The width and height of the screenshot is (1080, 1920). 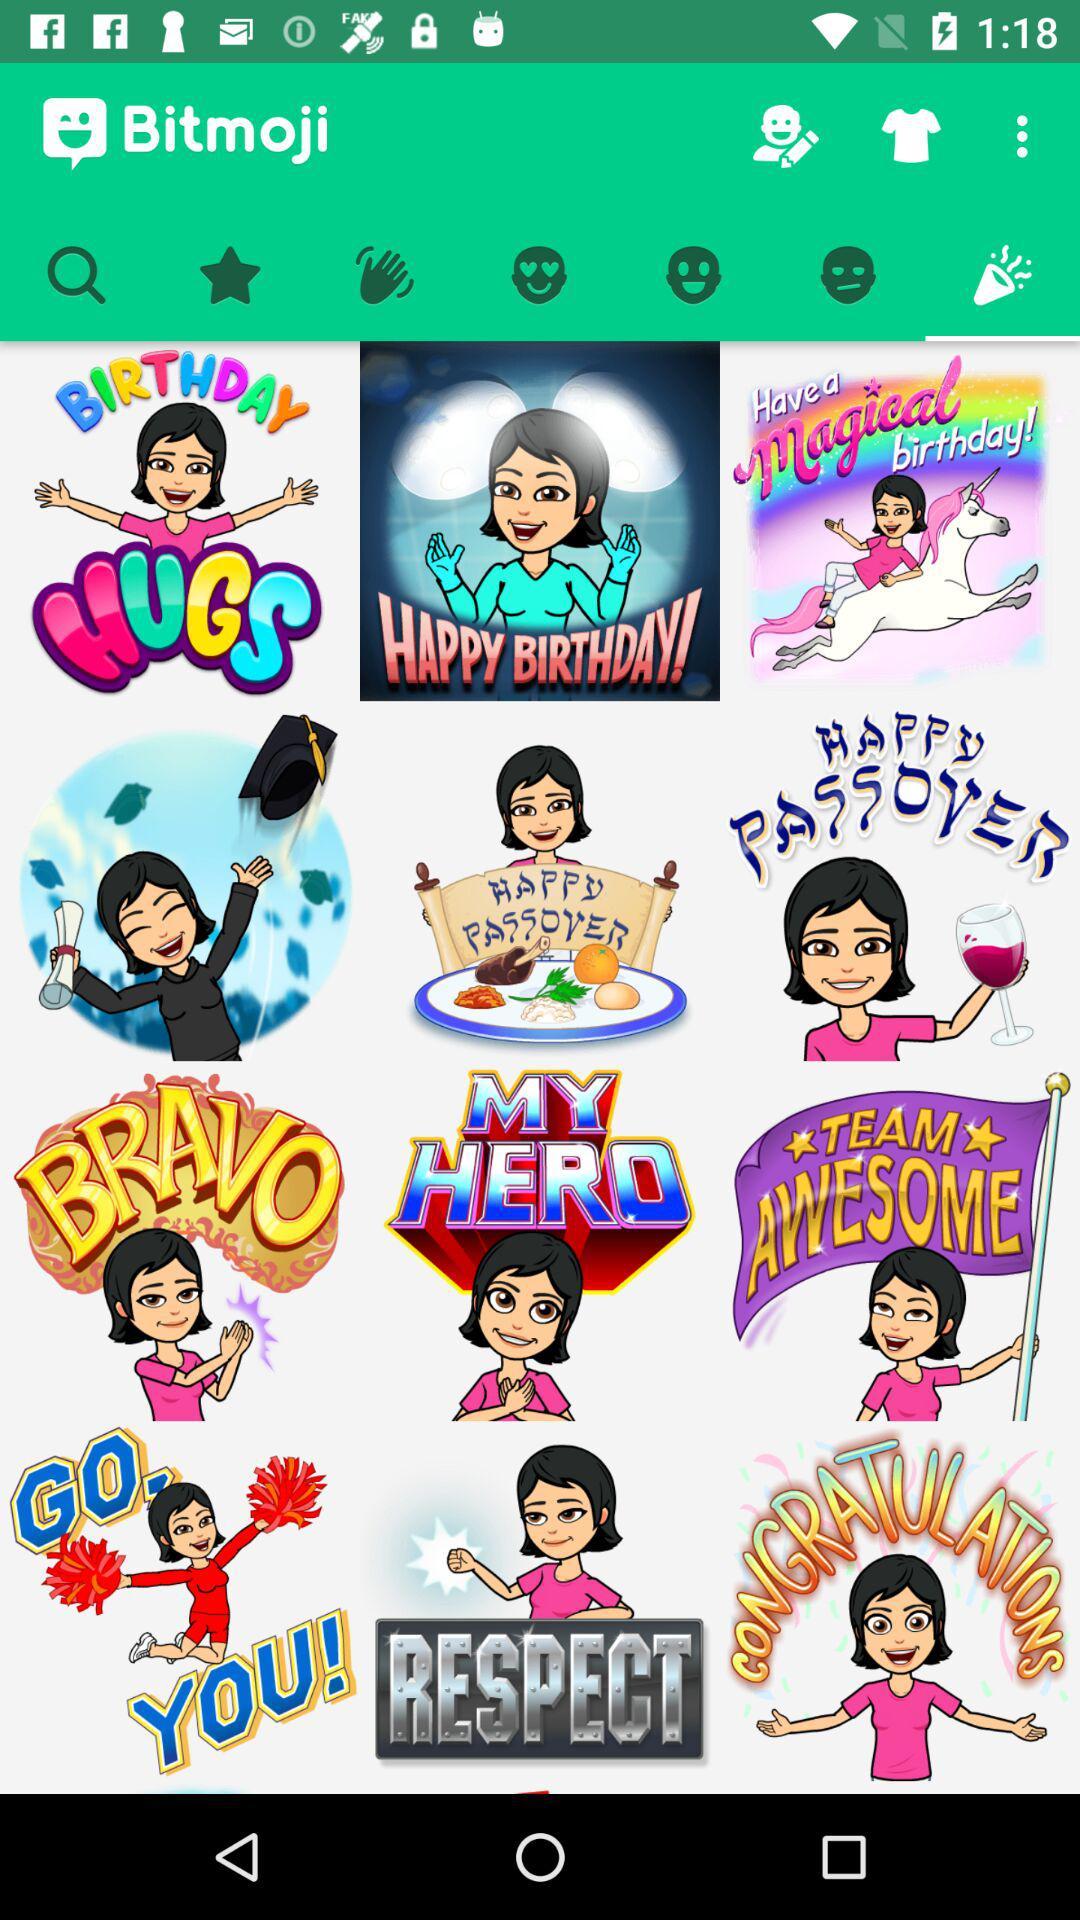 What do you see at coordinates (540, 521) in the screenshot?
I see `choose the option` at bounding box center [540, 521].